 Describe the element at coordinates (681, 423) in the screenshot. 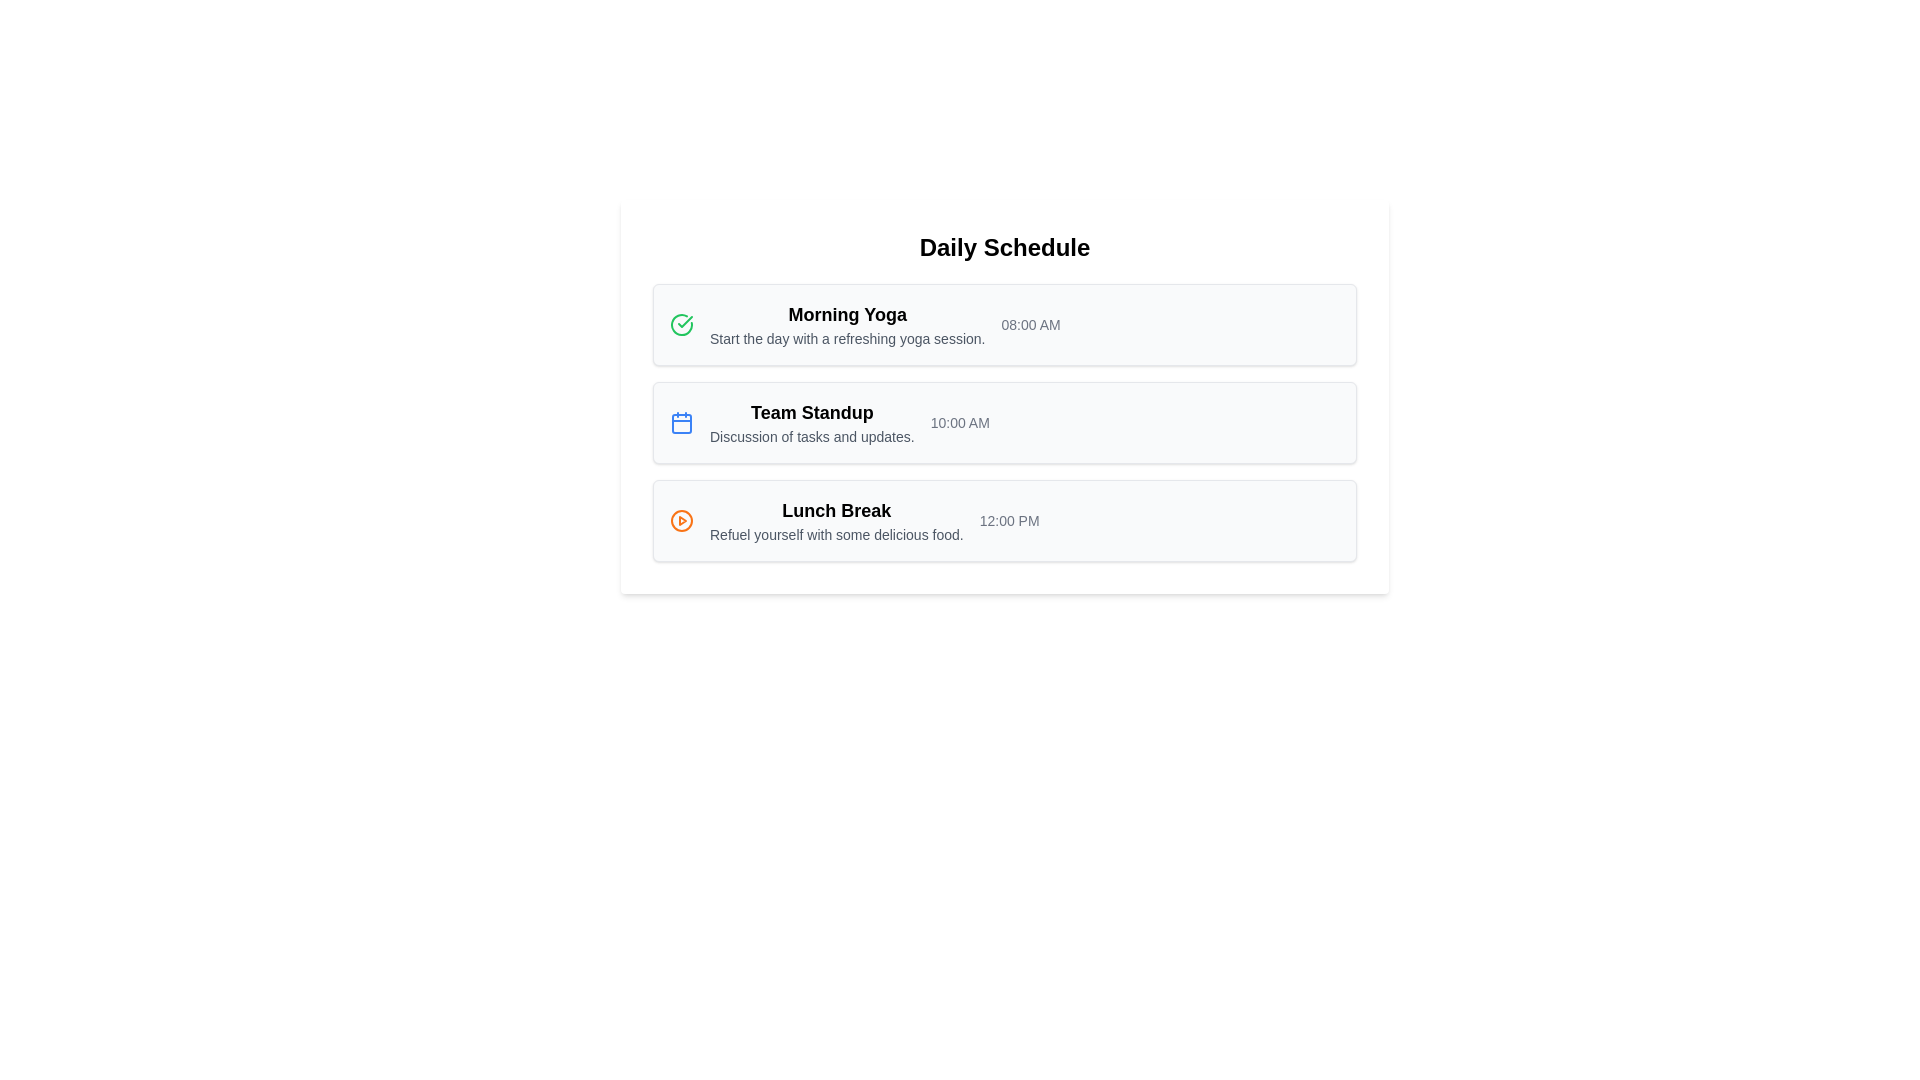

I see `the central rounded rectangle of the calendar icon, which is located to the left of the 'Team Standup' text` at that location.